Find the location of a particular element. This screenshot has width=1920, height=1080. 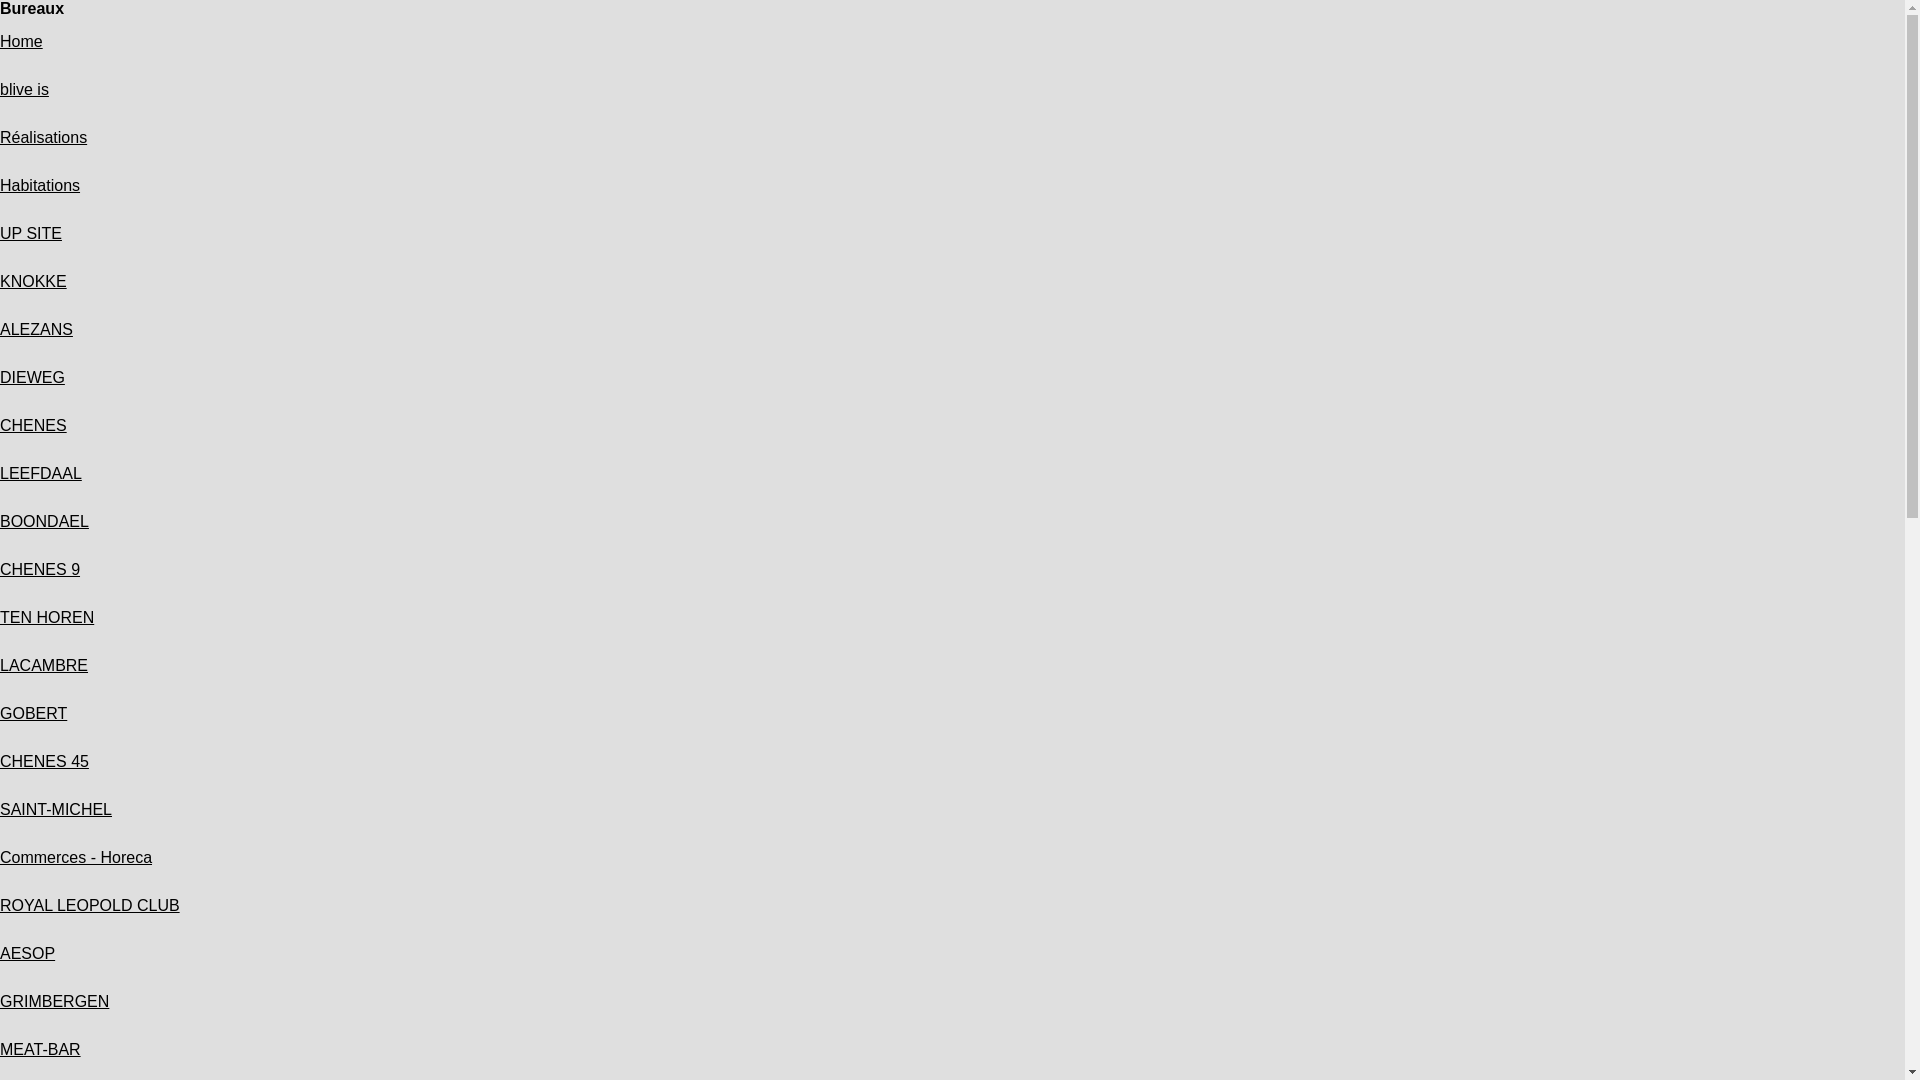

'Home' is located at coordinates (21, 41).